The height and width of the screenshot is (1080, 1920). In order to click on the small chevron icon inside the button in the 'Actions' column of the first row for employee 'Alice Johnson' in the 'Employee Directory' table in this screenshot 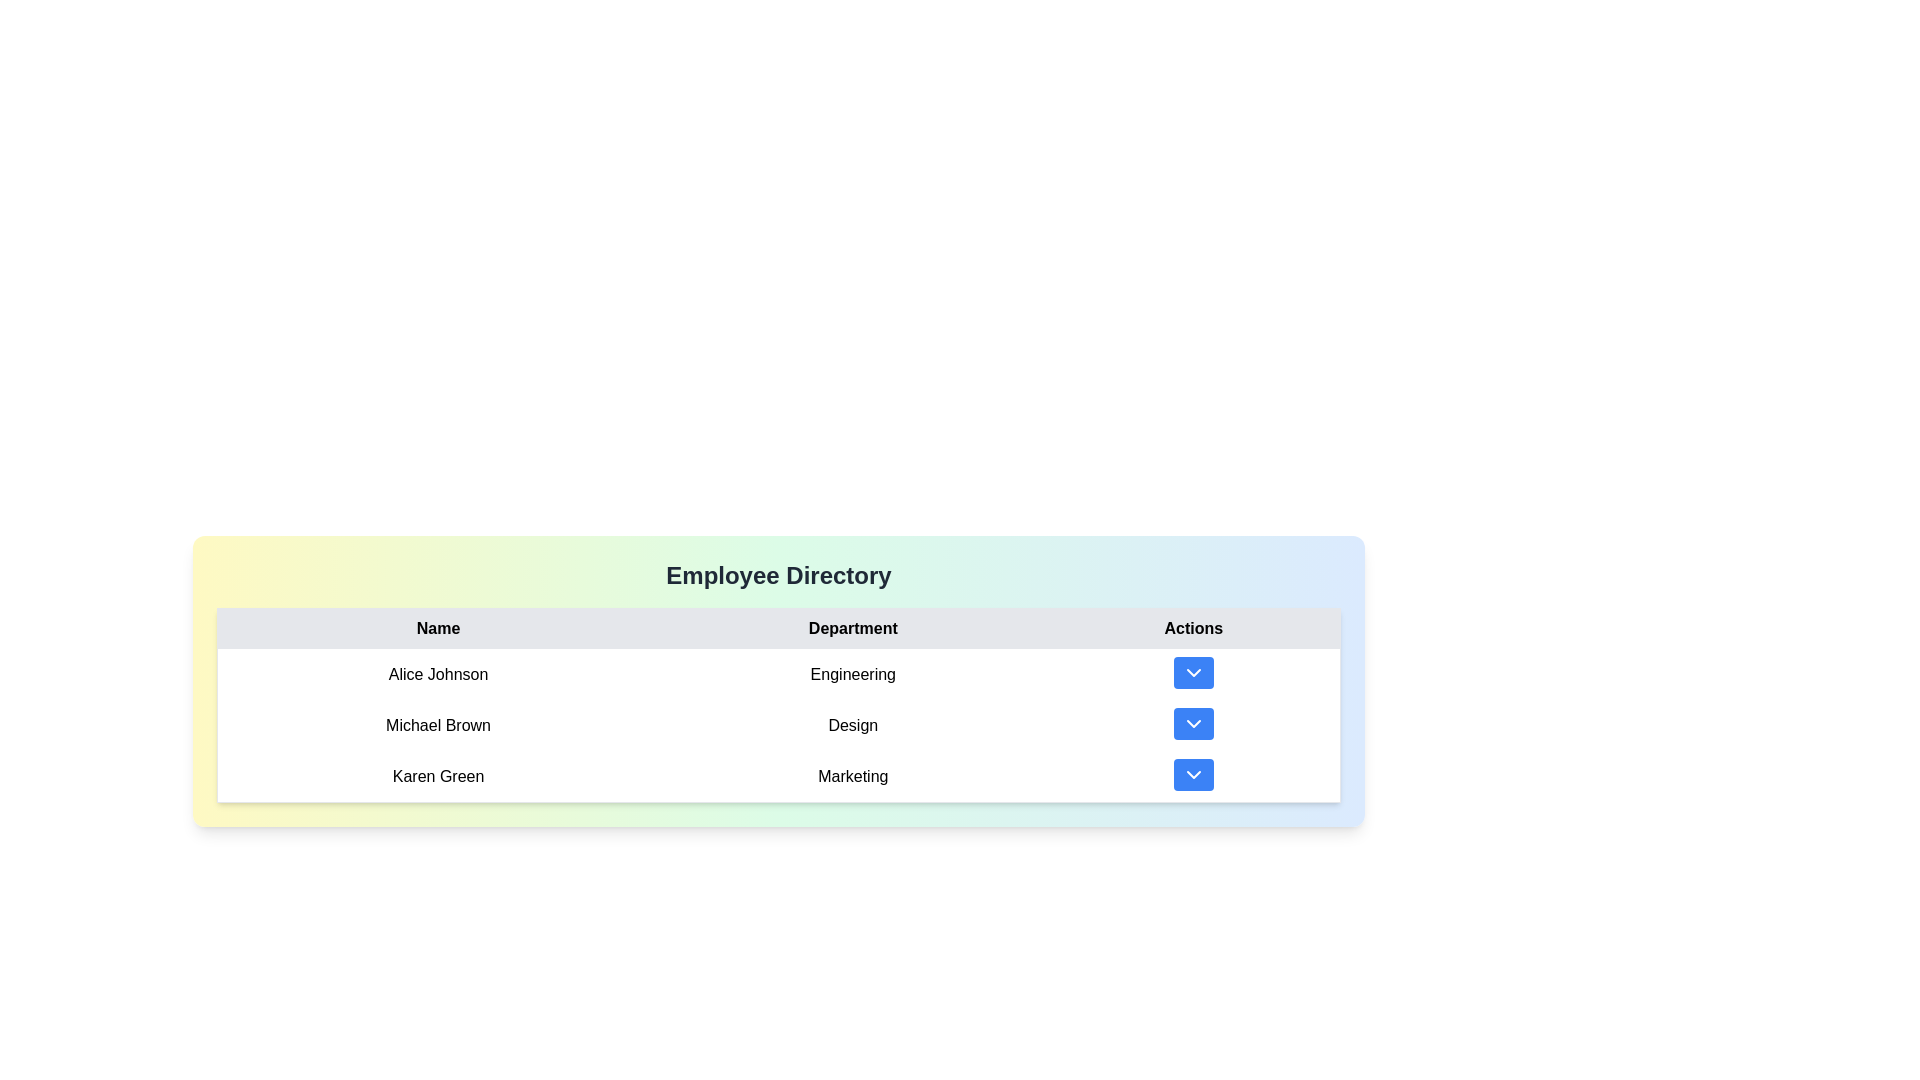, I will do `click(1193, 672)`.